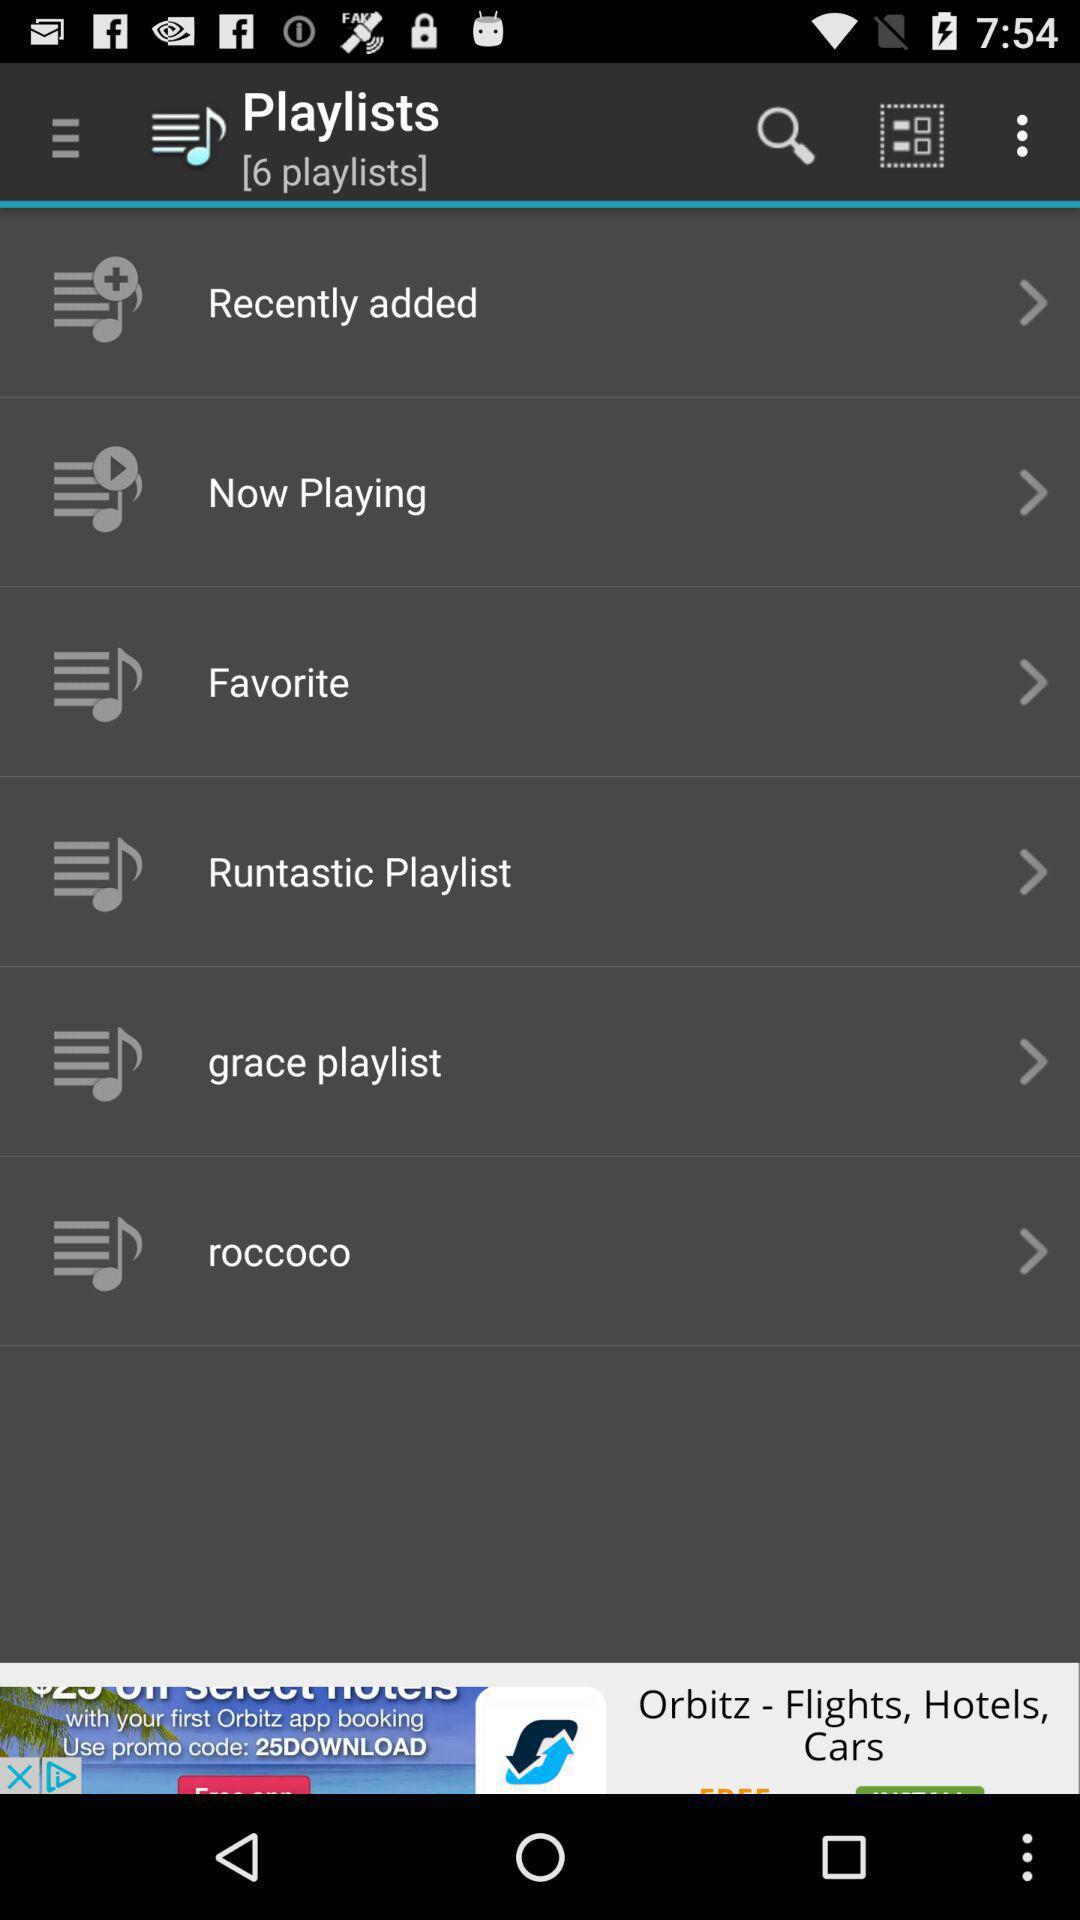 This screenshot has height=1920, width=1080. I want to click on the playlist icon which is beside playlists, so click(189, 133).